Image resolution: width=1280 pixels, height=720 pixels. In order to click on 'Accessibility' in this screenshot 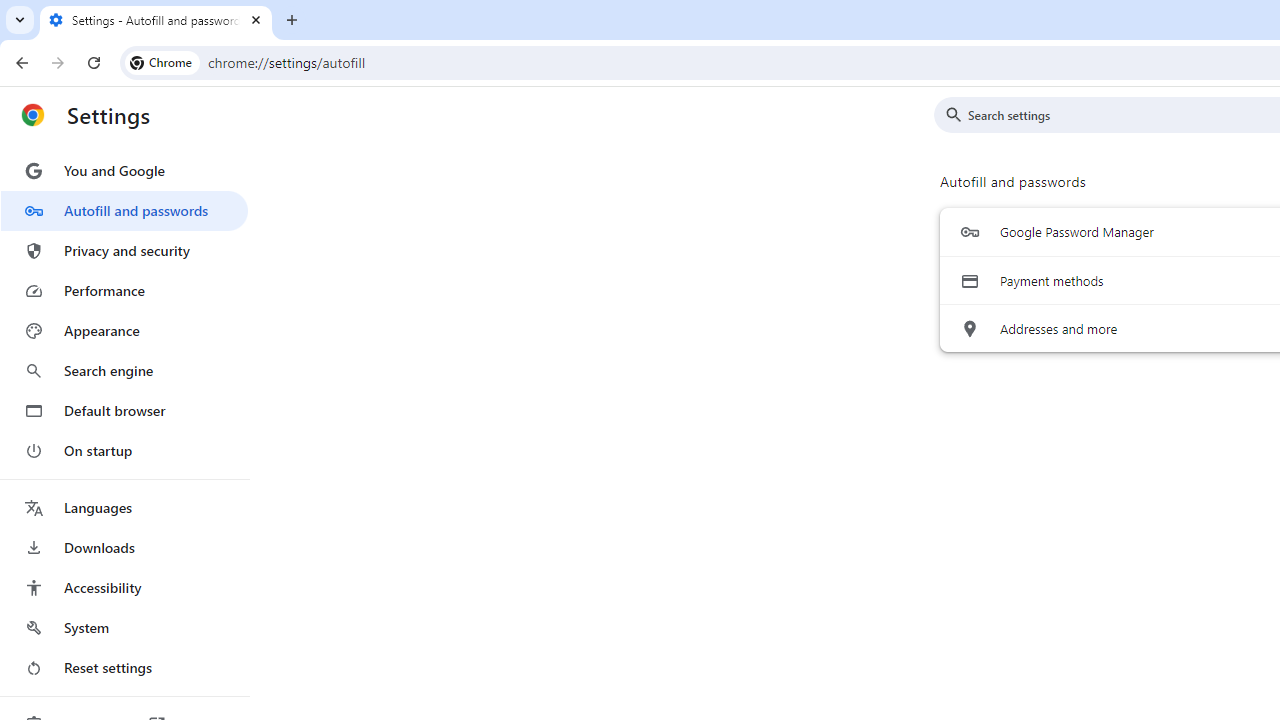, I will do `click(123, 586)`.